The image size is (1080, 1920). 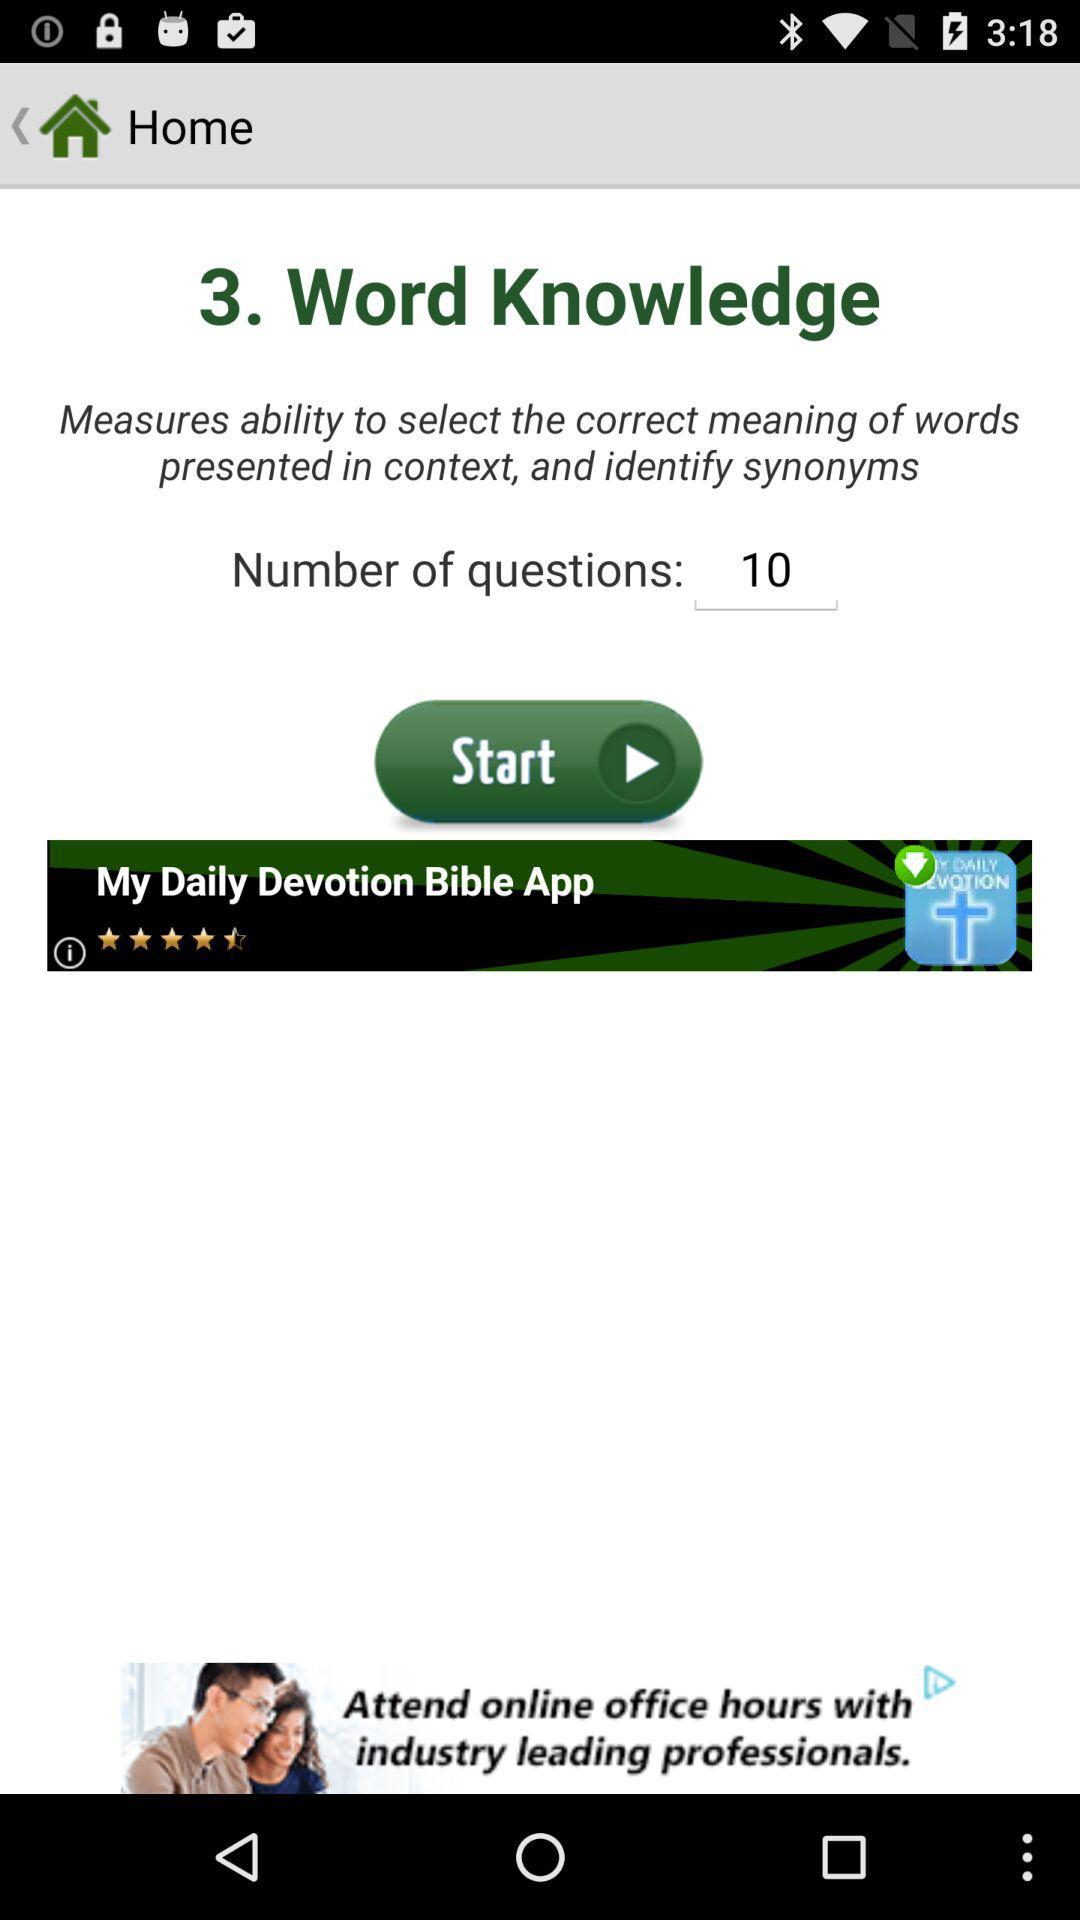 I want to click on advertiser site, so click(x=540, y=1727).